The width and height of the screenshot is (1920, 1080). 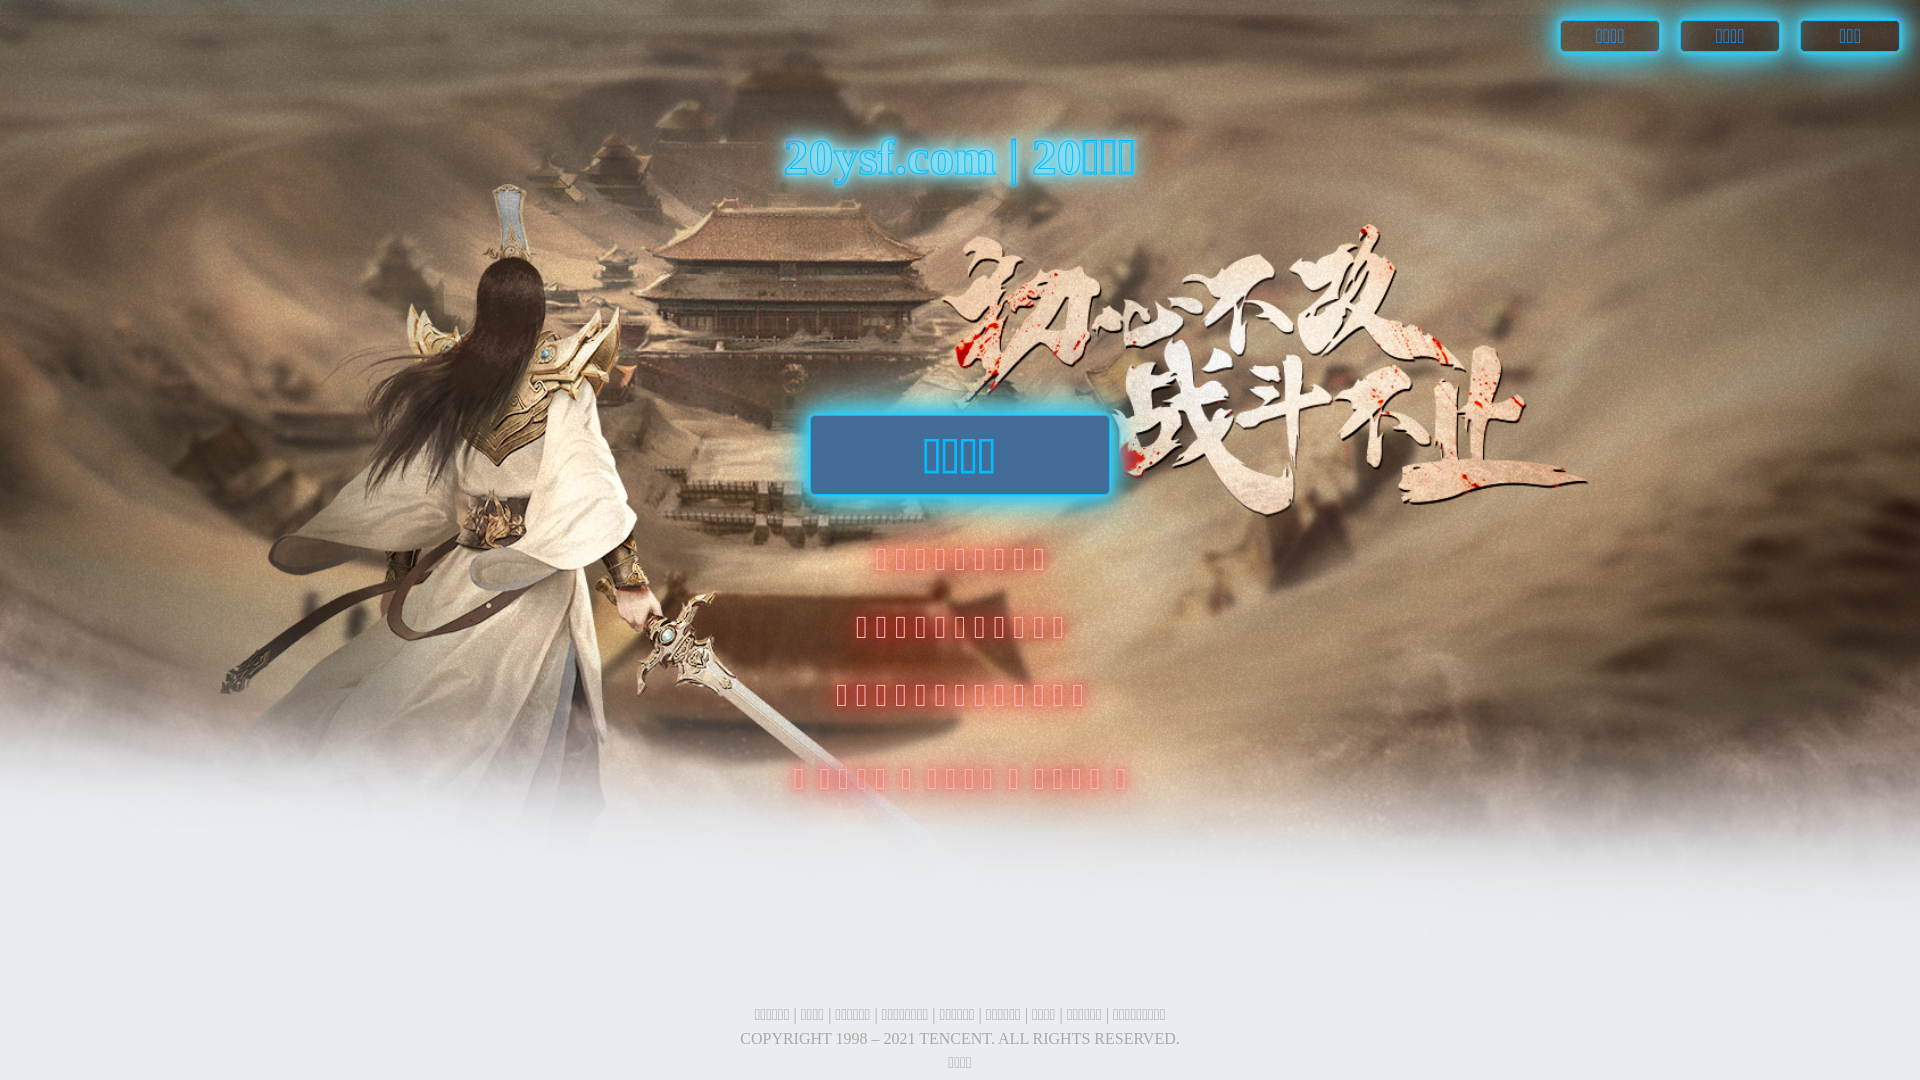 I want to click on '20ysf.com', so click(x=894, y=156).